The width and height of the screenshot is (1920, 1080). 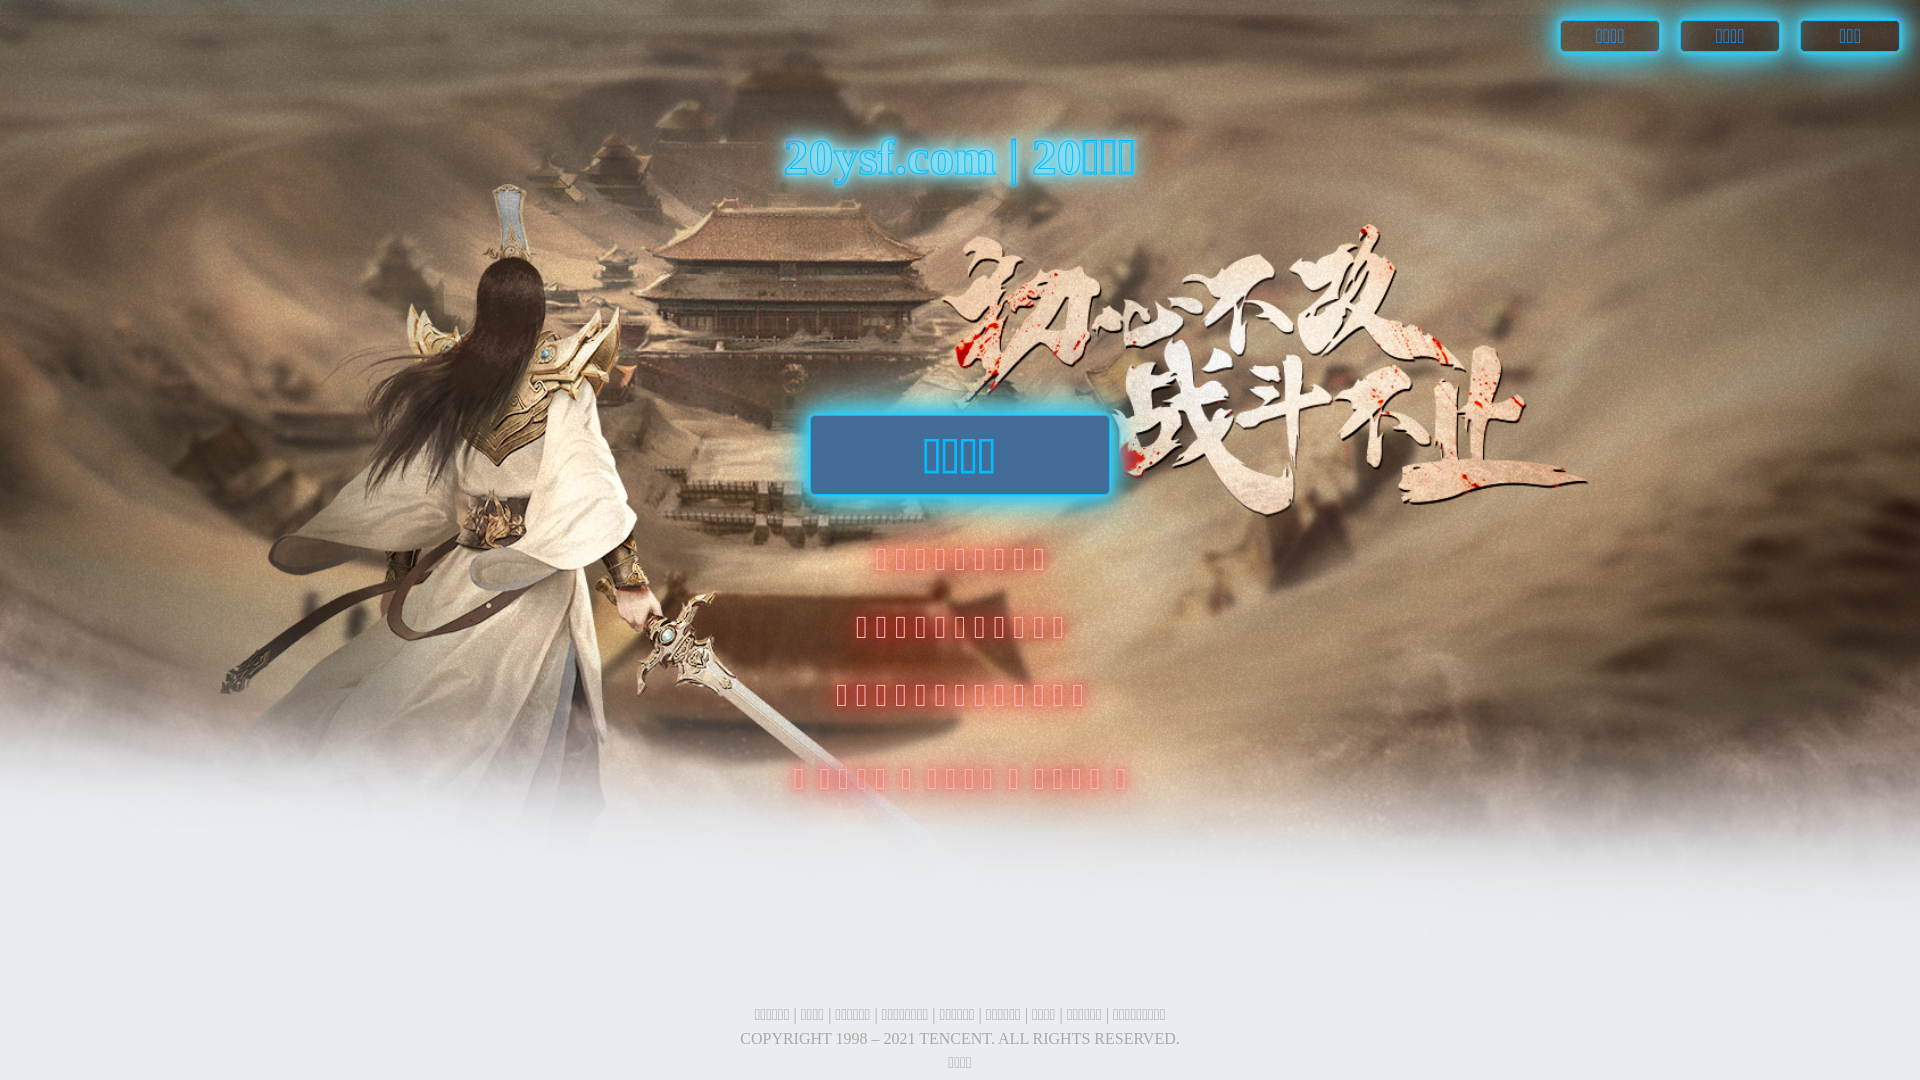 I want to click on '20ysf.com', so click(x=894, y=156).